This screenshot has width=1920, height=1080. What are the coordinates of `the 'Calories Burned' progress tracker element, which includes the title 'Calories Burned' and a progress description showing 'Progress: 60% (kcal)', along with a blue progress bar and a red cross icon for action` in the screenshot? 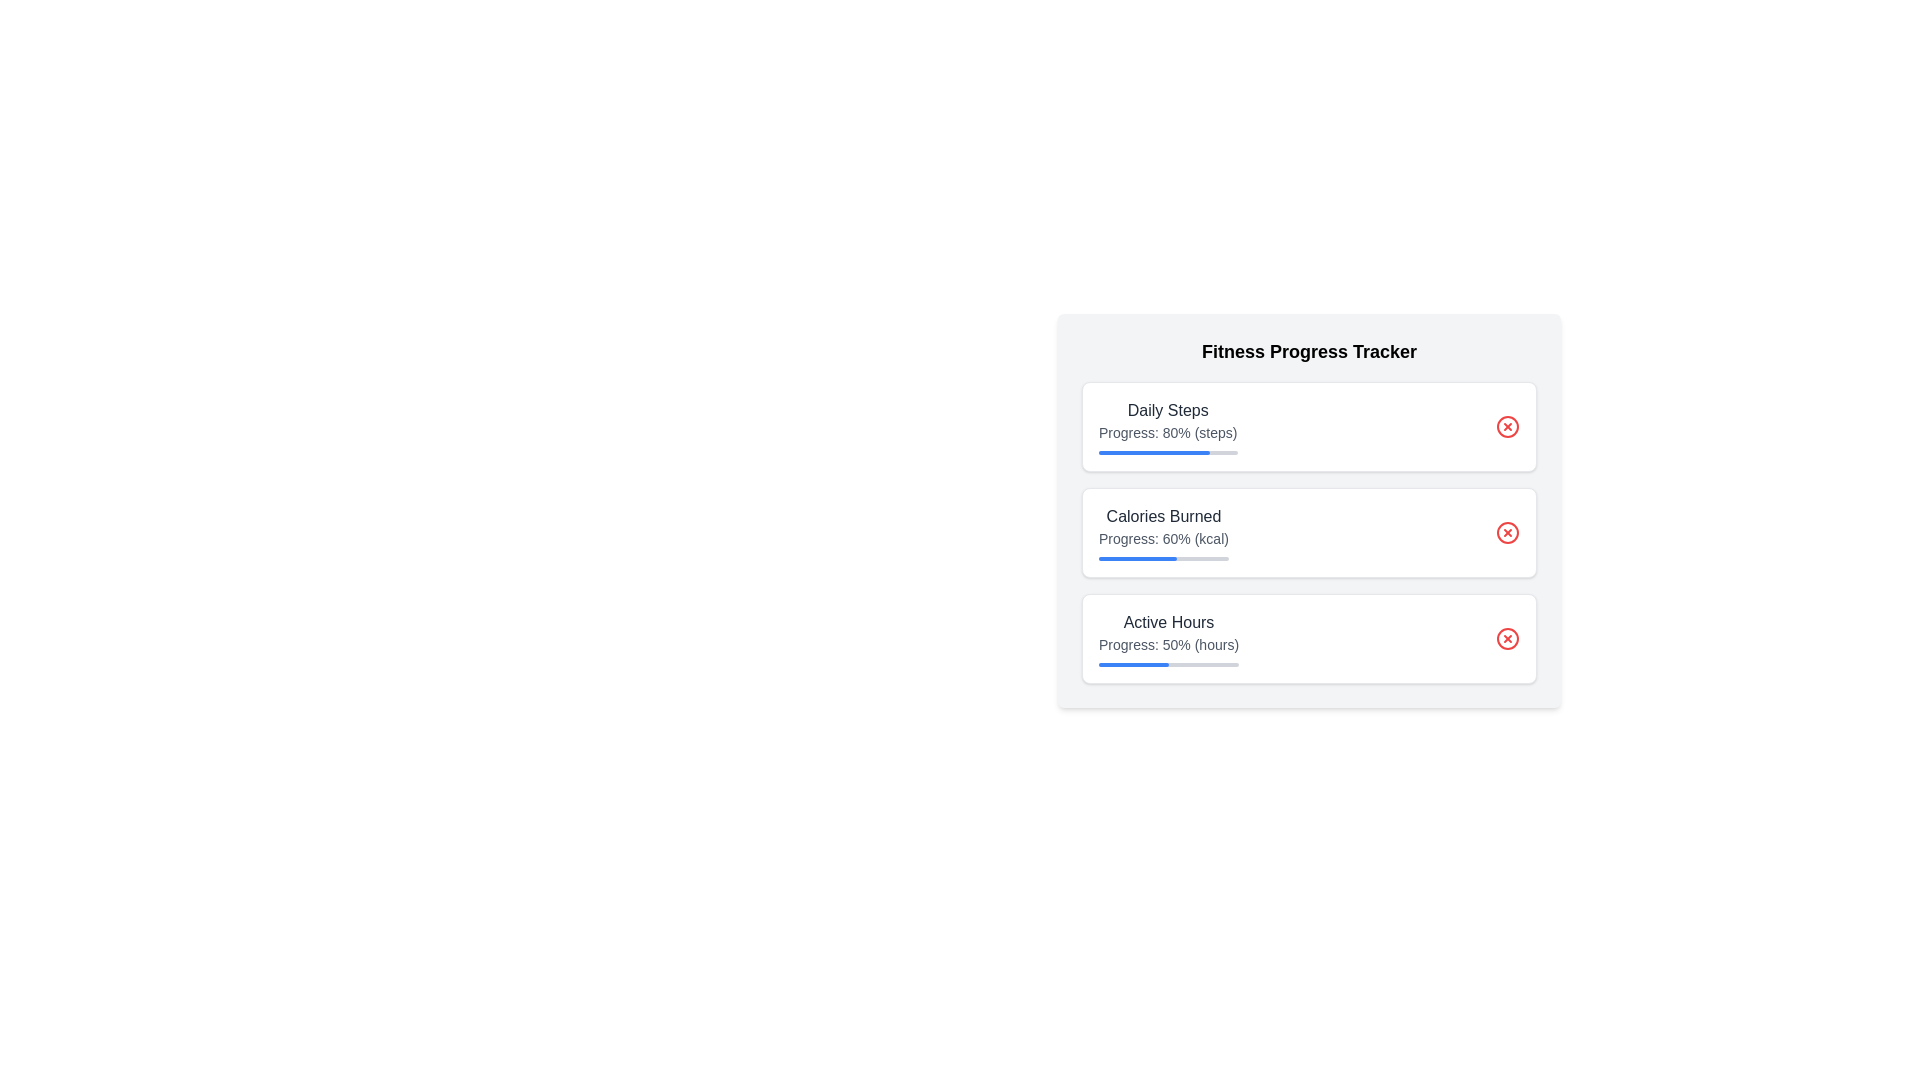 It's located at (1309, 531).